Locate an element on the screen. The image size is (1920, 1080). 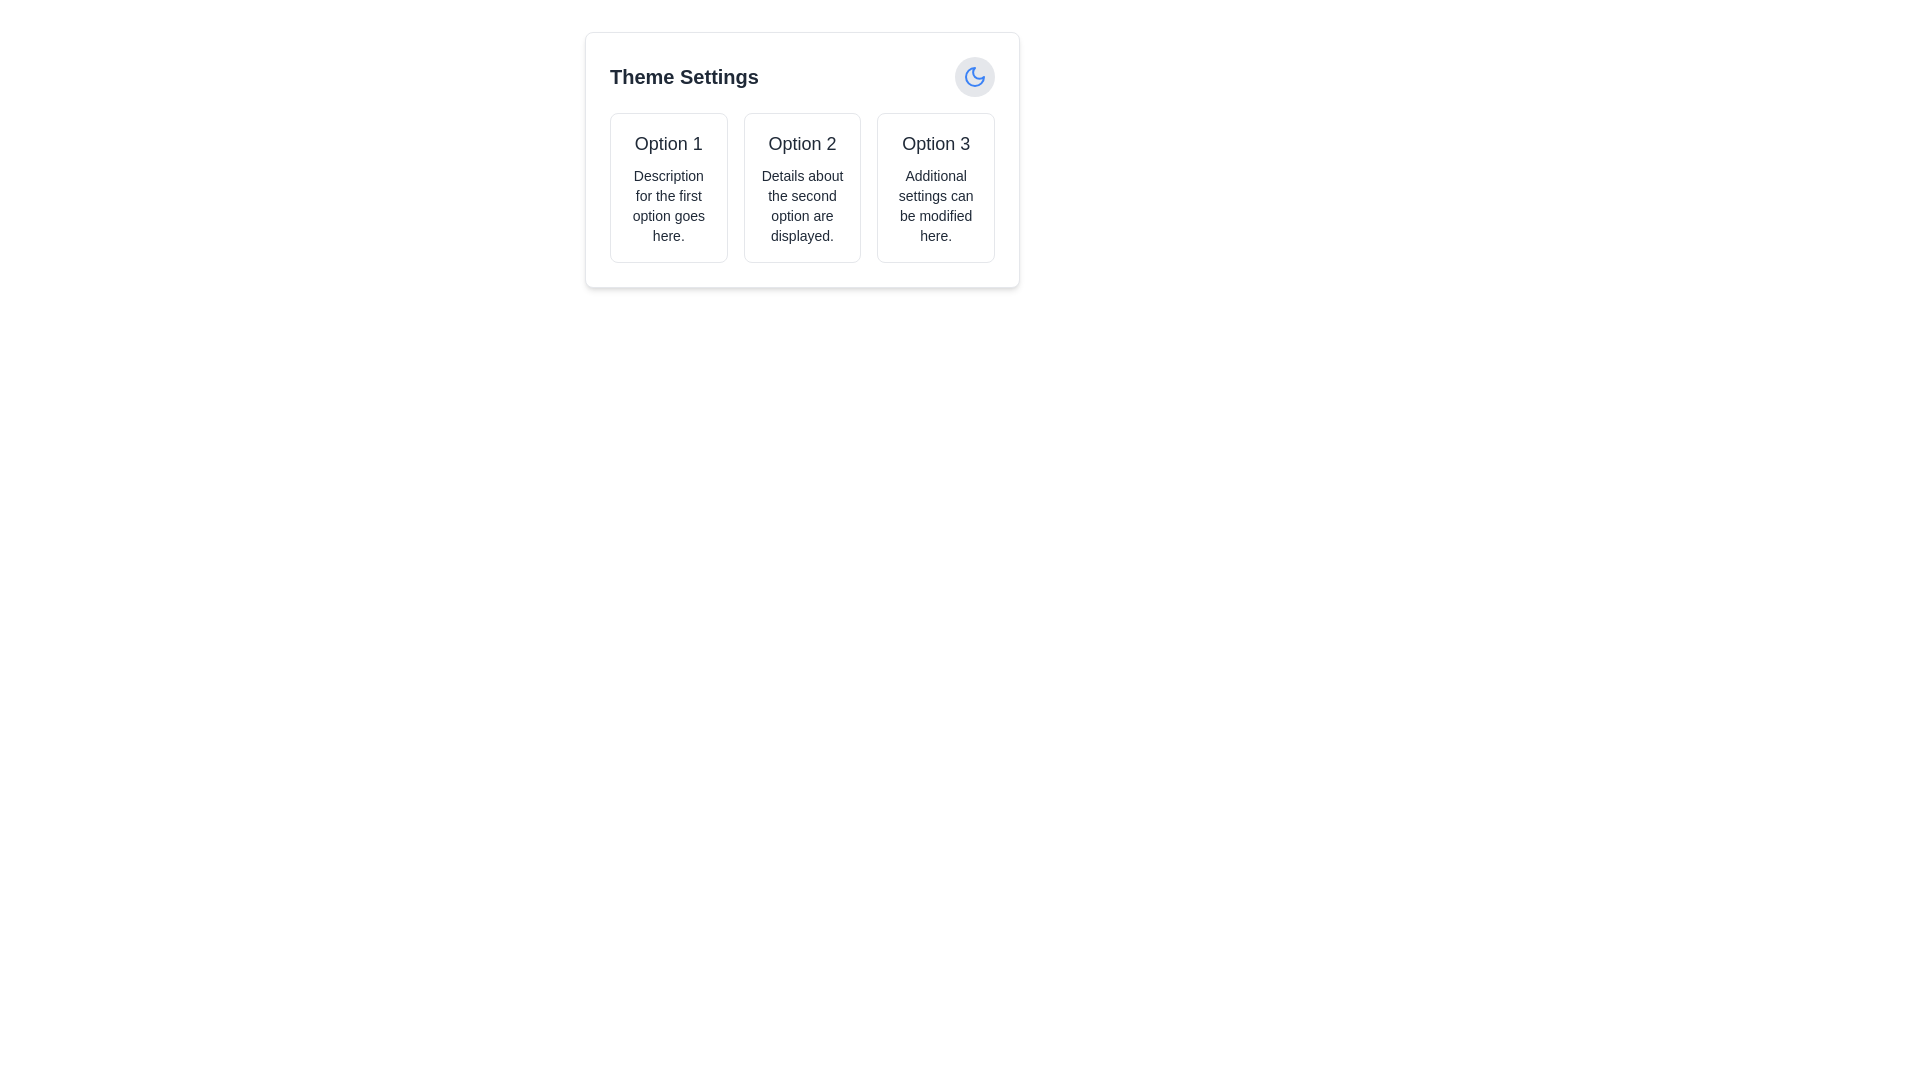
the theme change toggle icon, which is a small gray circular button located in the top-right corner of the 'Theme Settings' card is located at coordinates (974, 76).